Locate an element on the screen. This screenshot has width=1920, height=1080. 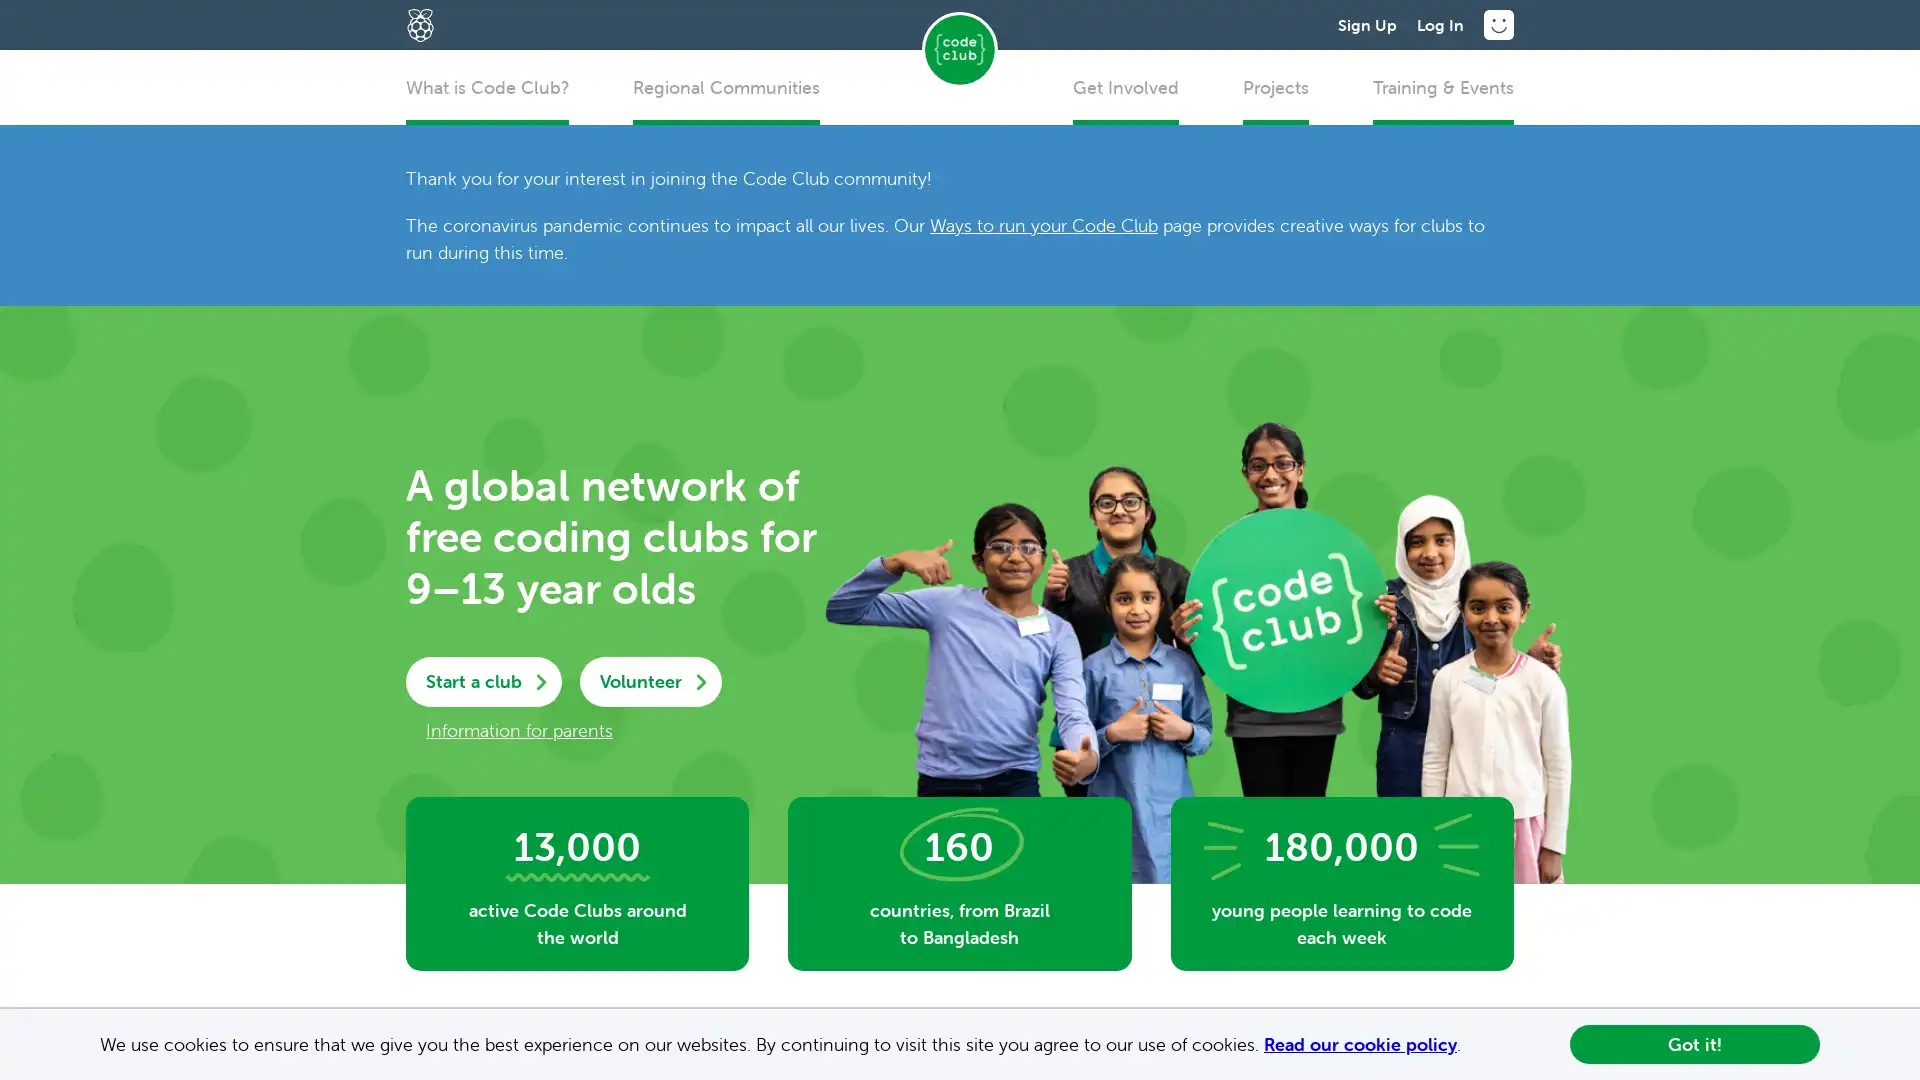
dismiss cookie message is located at coordinates (1693, 1043).